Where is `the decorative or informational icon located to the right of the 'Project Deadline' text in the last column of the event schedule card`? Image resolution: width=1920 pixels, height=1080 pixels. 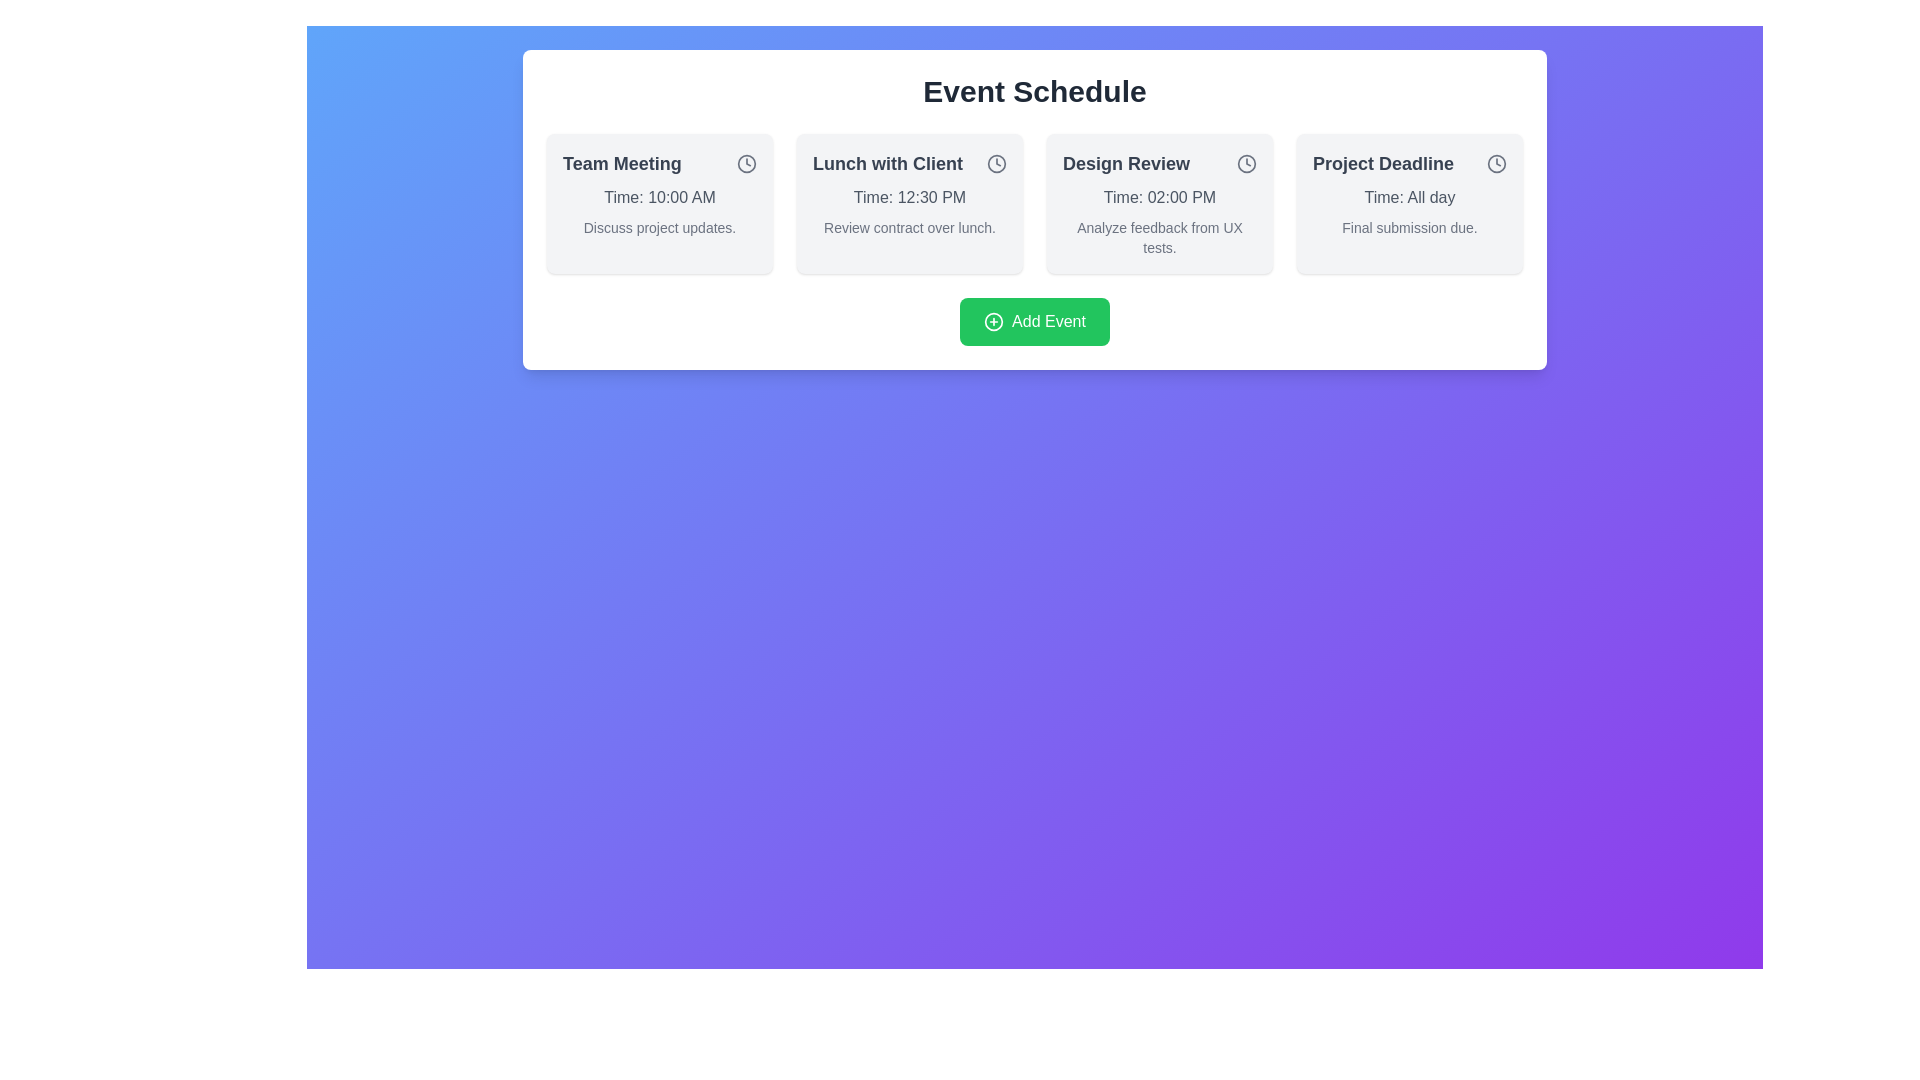
the decorative or informational icon located to the right of the 'Project Deadline' text in the last column of the event schedule card is located at coordinates (1497, 163).